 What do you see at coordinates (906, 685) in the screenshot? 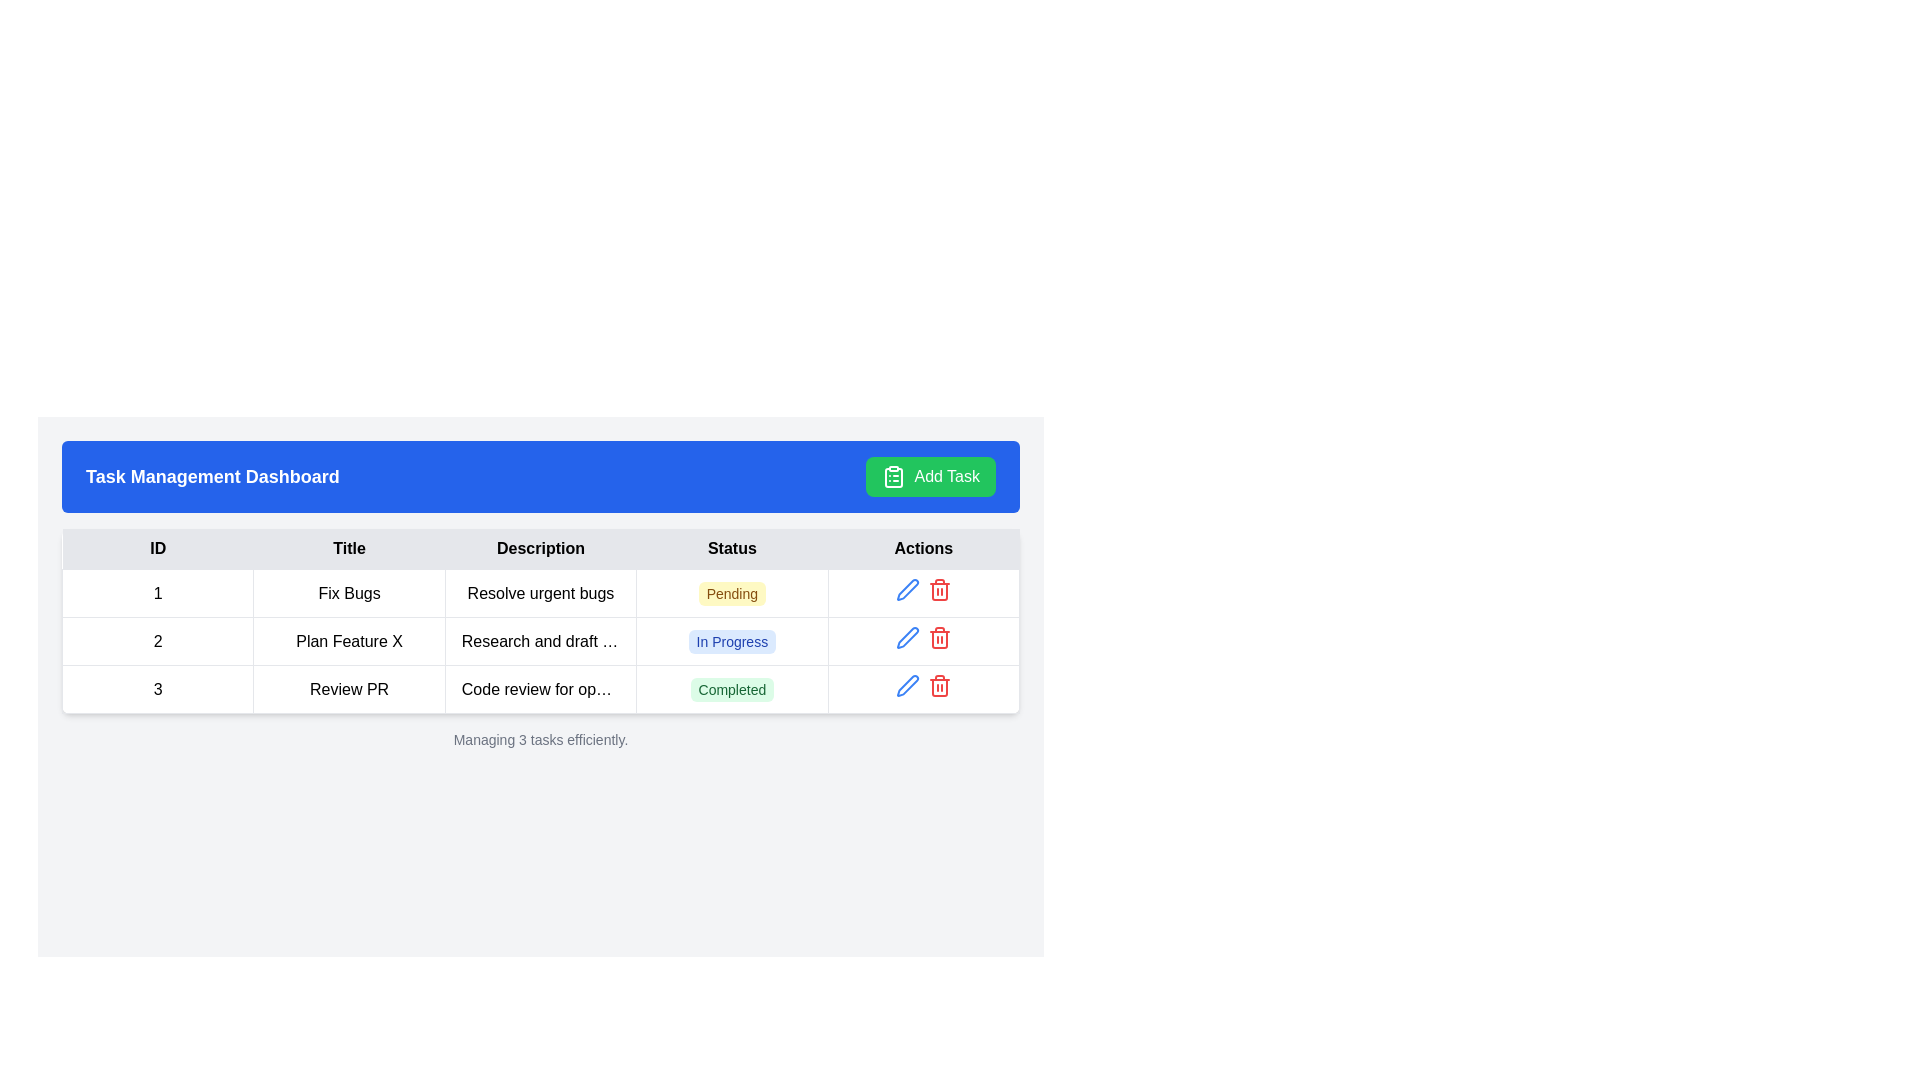
I see `the pen icon in the Actions column of the Task Management Dashboard to initiate task edit mode for the second row (Plan Feature X)` at bounding box center [906, 685].